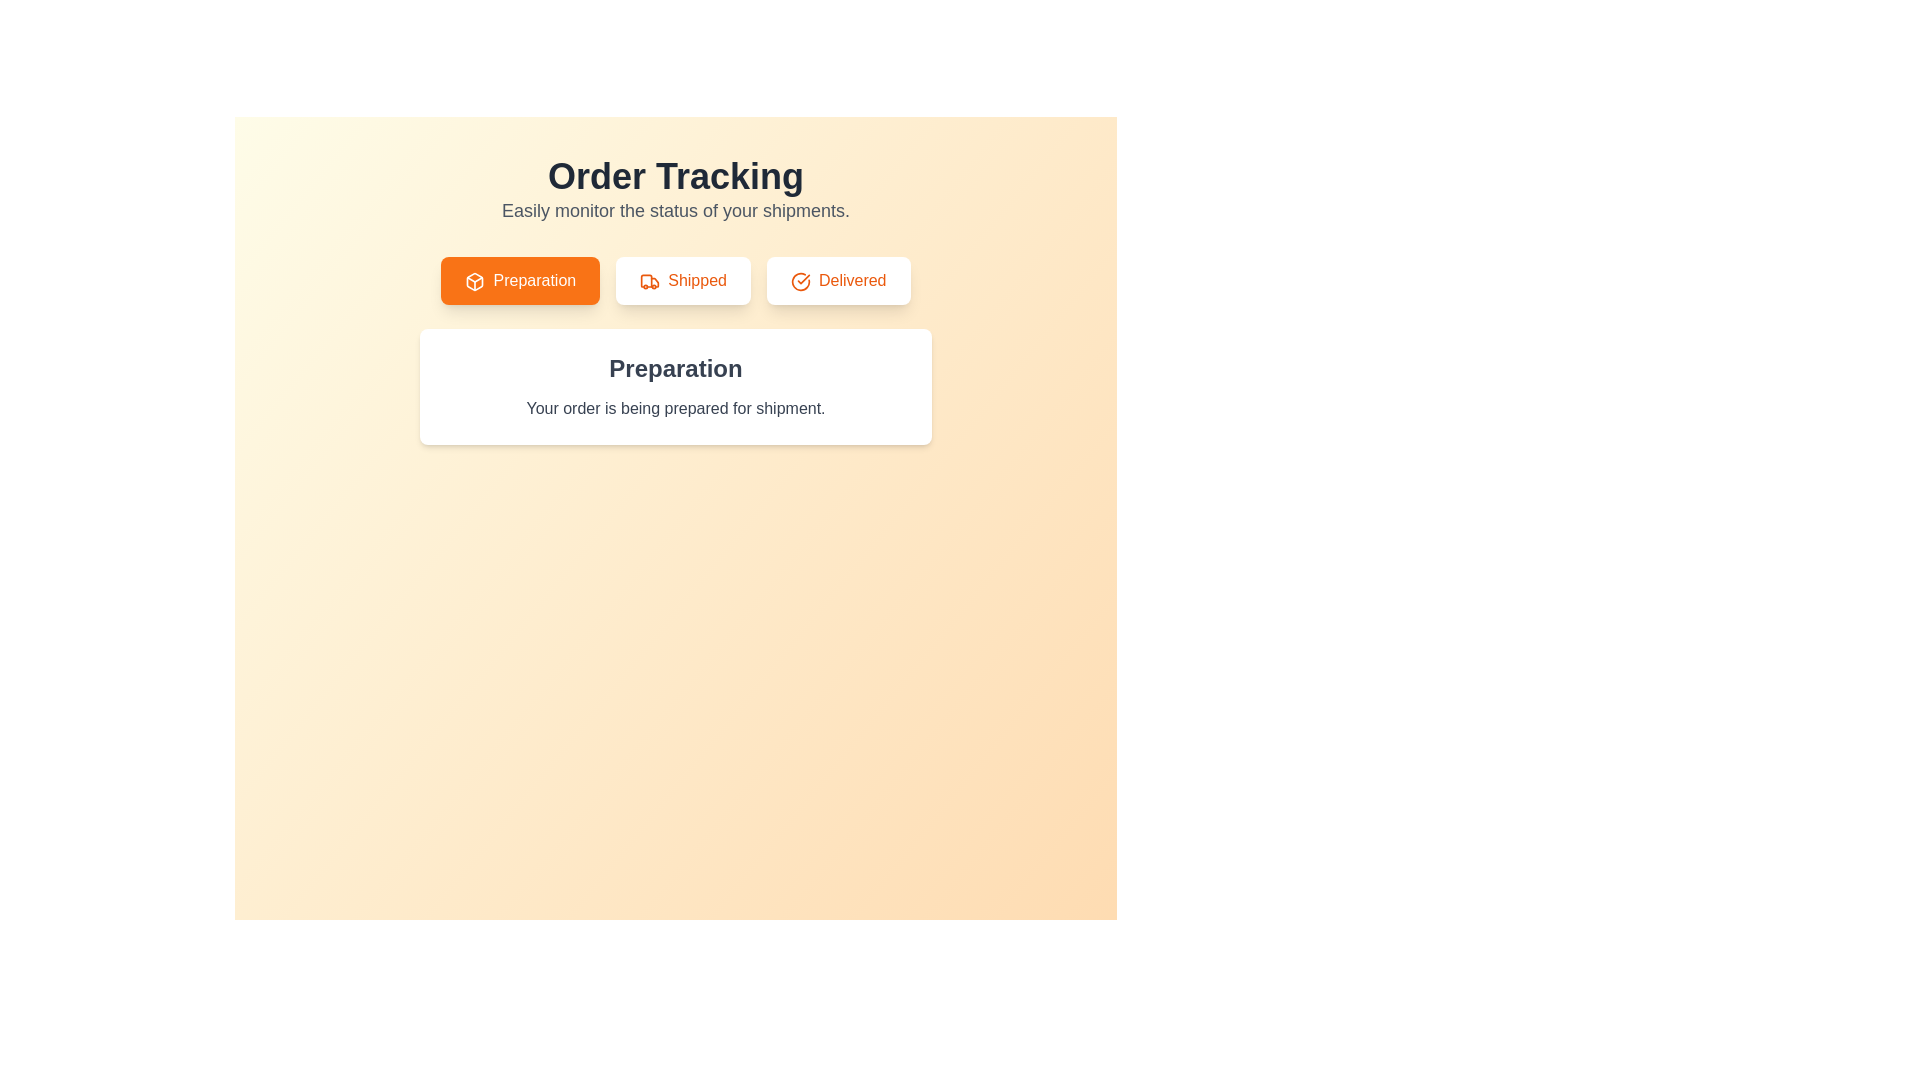 Image resolution: width=1920 pixels, height=1080 pixels. Describe the element at coordinates (838, 281) in the screenshot. I see `the Delivered tab to view its content` at that location.